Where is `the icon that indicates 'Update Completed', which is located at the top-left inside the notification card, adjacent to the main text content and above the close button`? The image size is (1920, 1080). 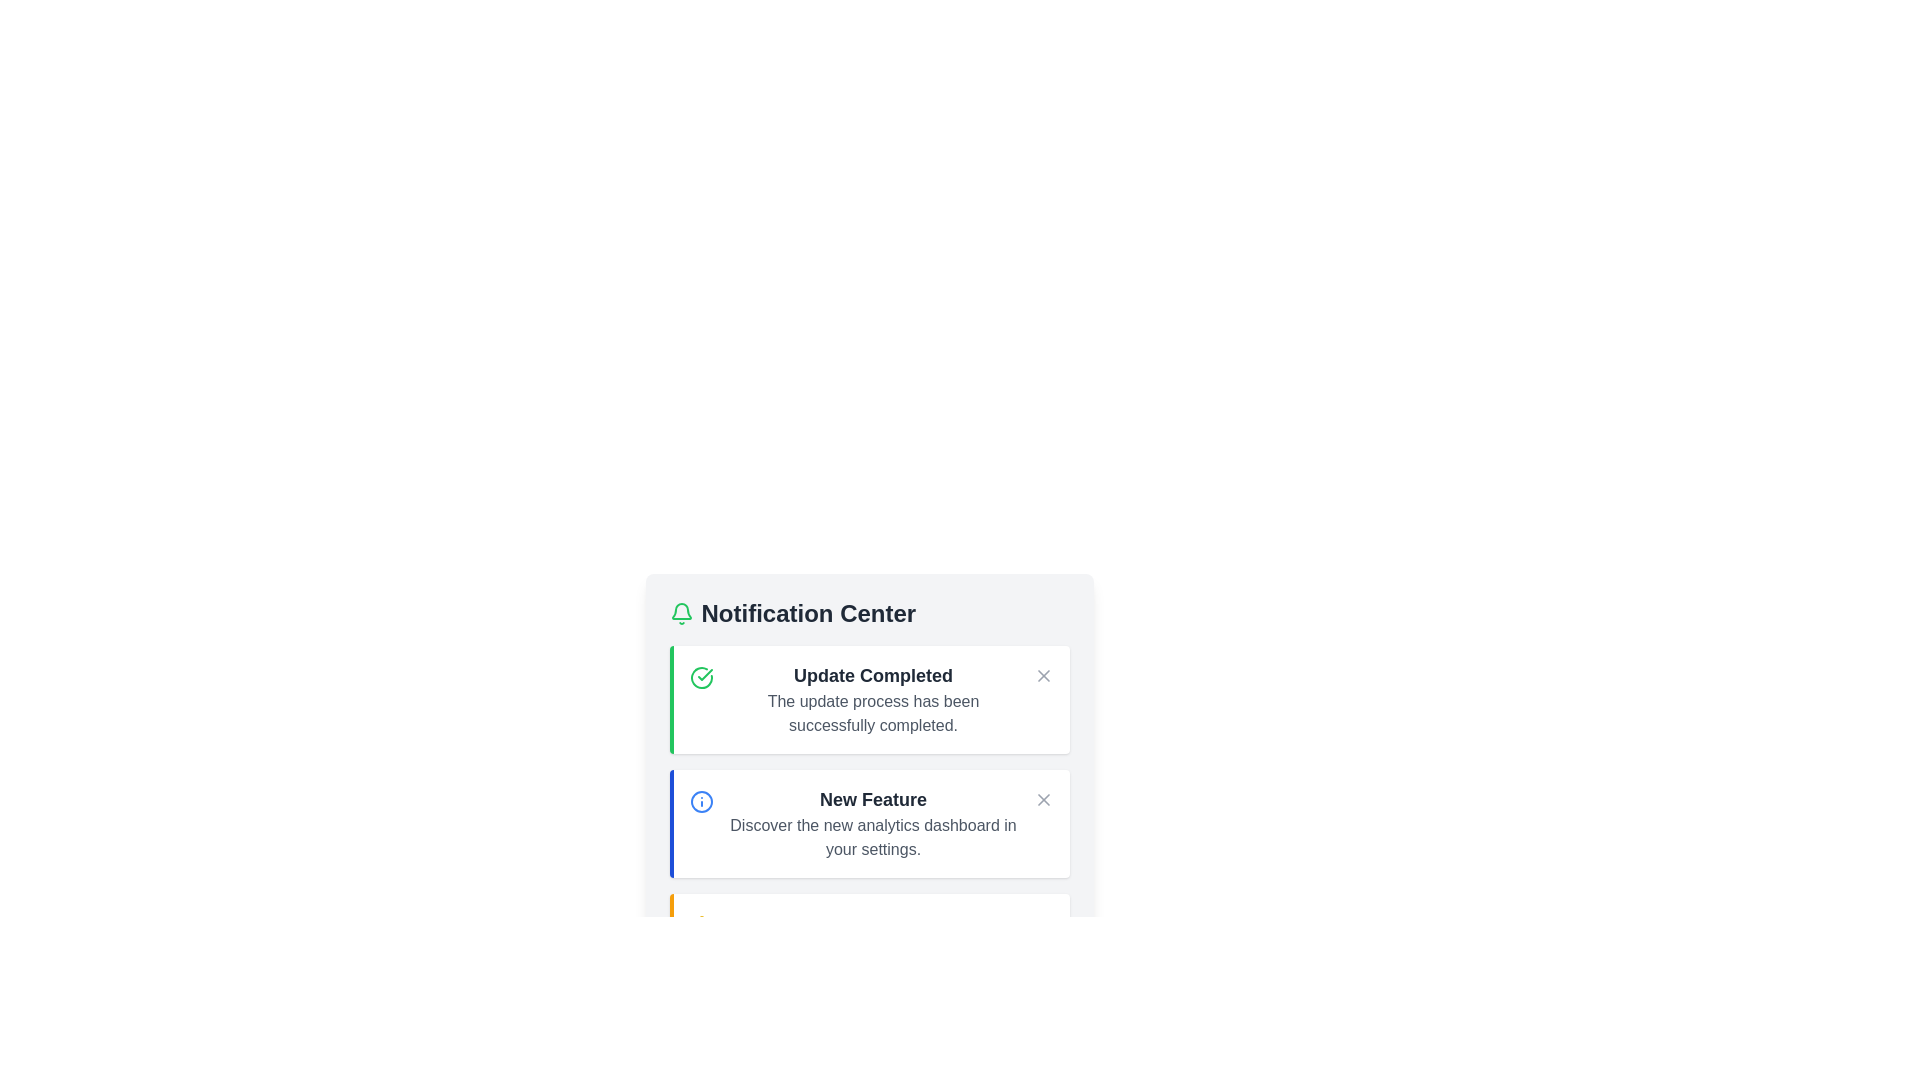
the icon that indicates 'Update Completed', which is located at the top-left inside the notification card, adjacent to the main text content and above the close button is located at coordinates (701, 677).